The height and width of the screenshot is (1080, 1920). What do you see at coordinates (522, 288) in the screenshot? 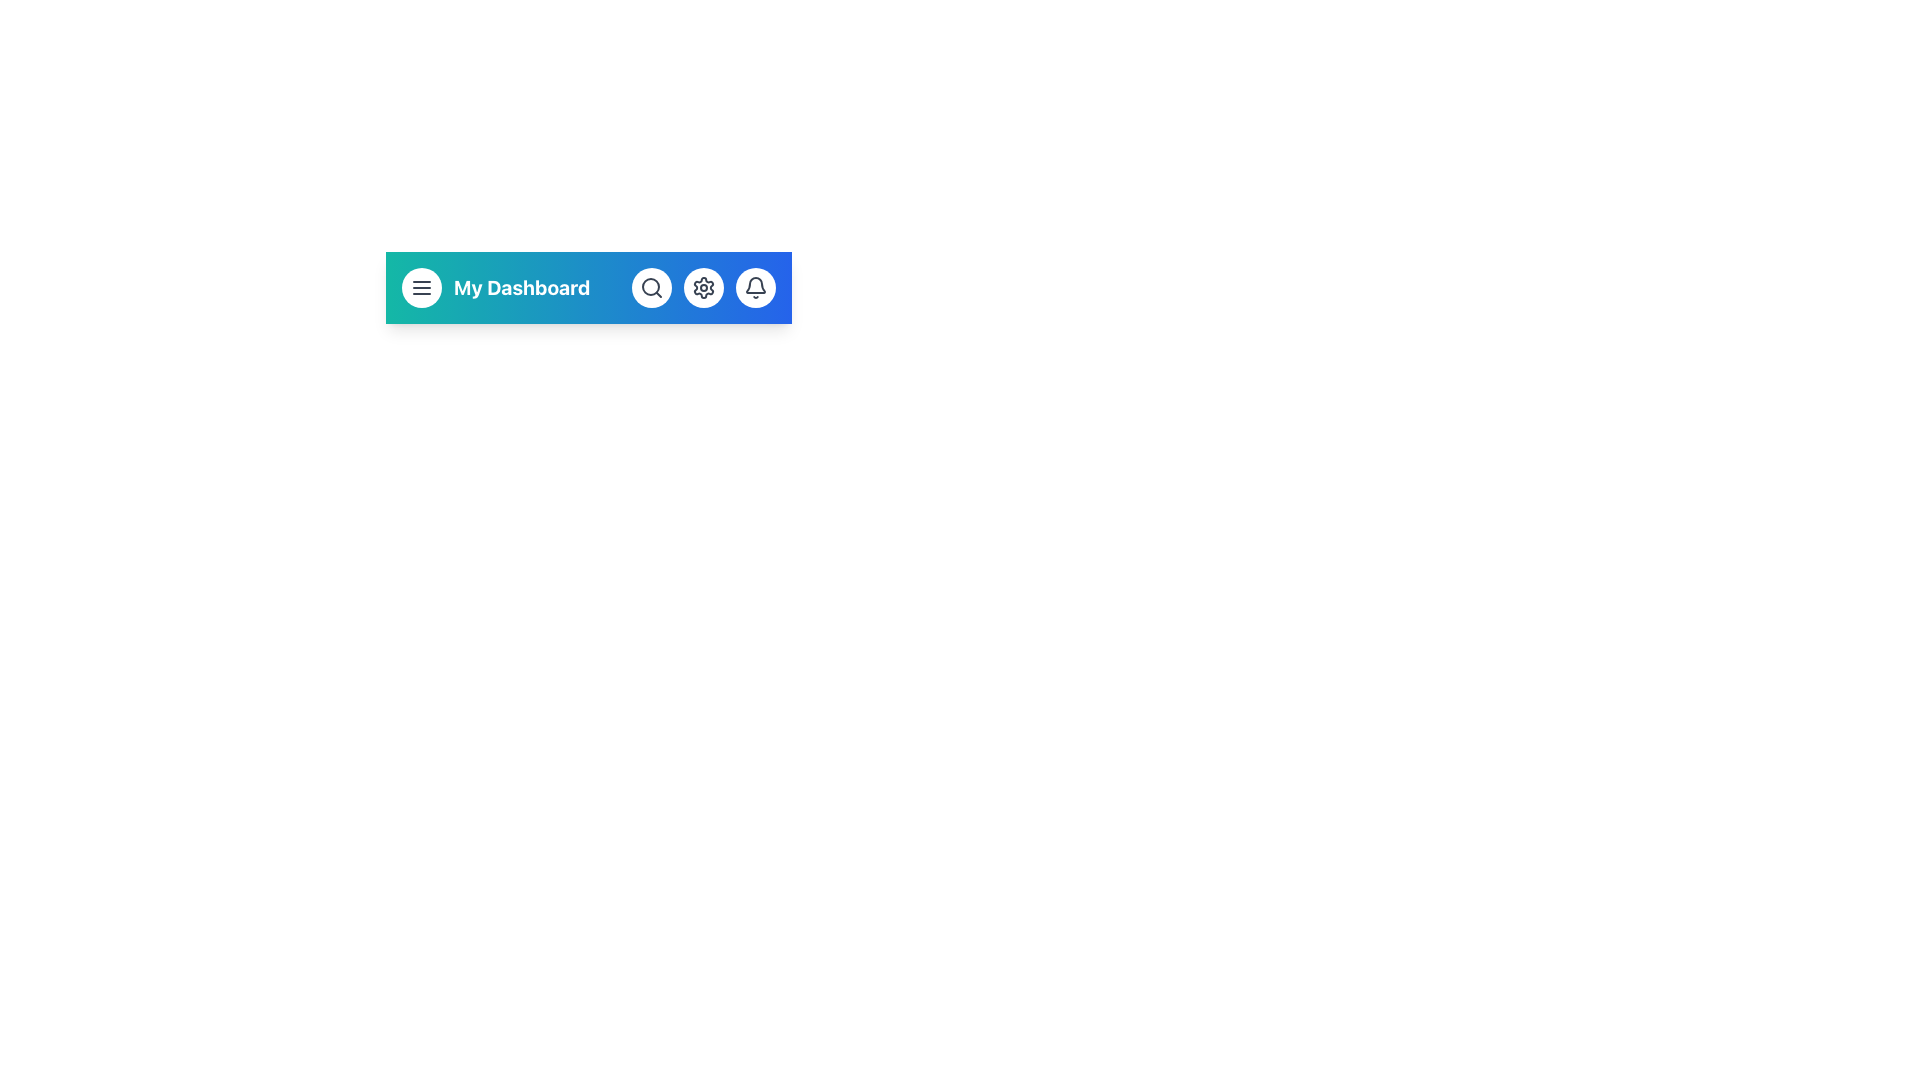
I see `the text label that represents the dashboard section of the application, located in the navigation bar to the right of the menu icon` at bounding box center [522, 288].